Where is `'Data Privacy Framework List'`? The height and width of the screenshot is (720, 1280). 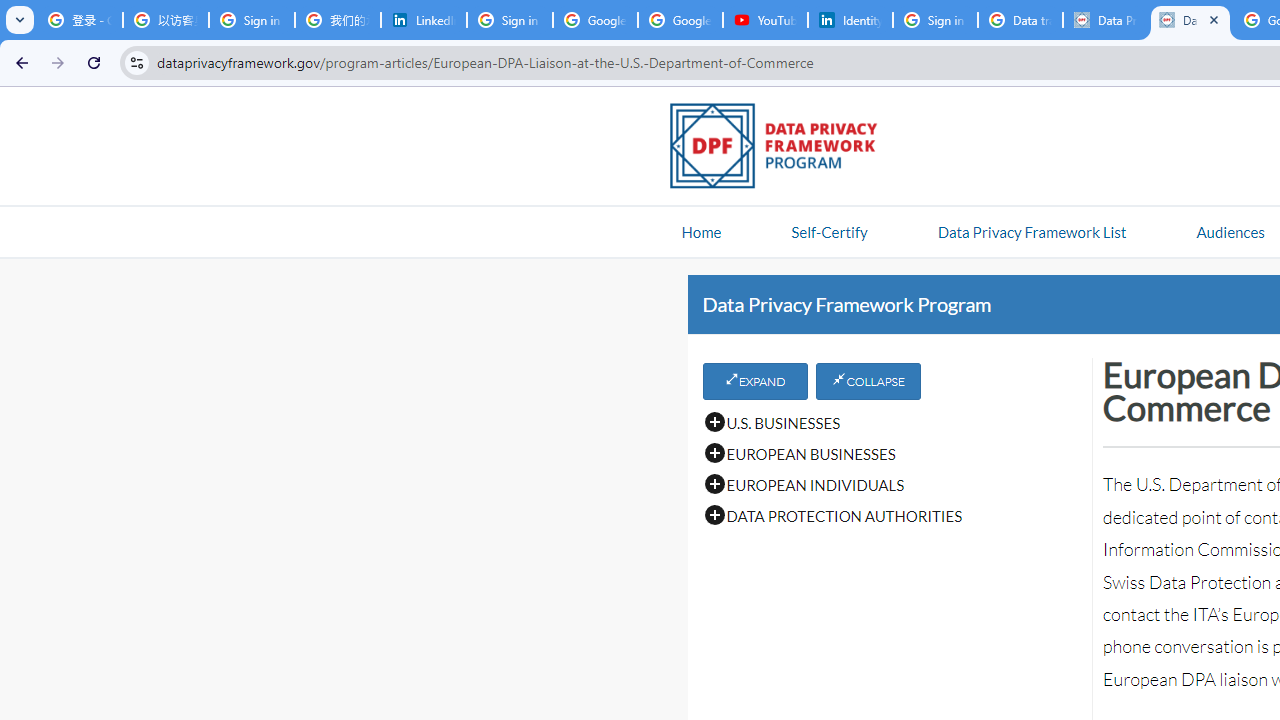
'Data Privacy Framework List' is located at coordinates (1031, 230).